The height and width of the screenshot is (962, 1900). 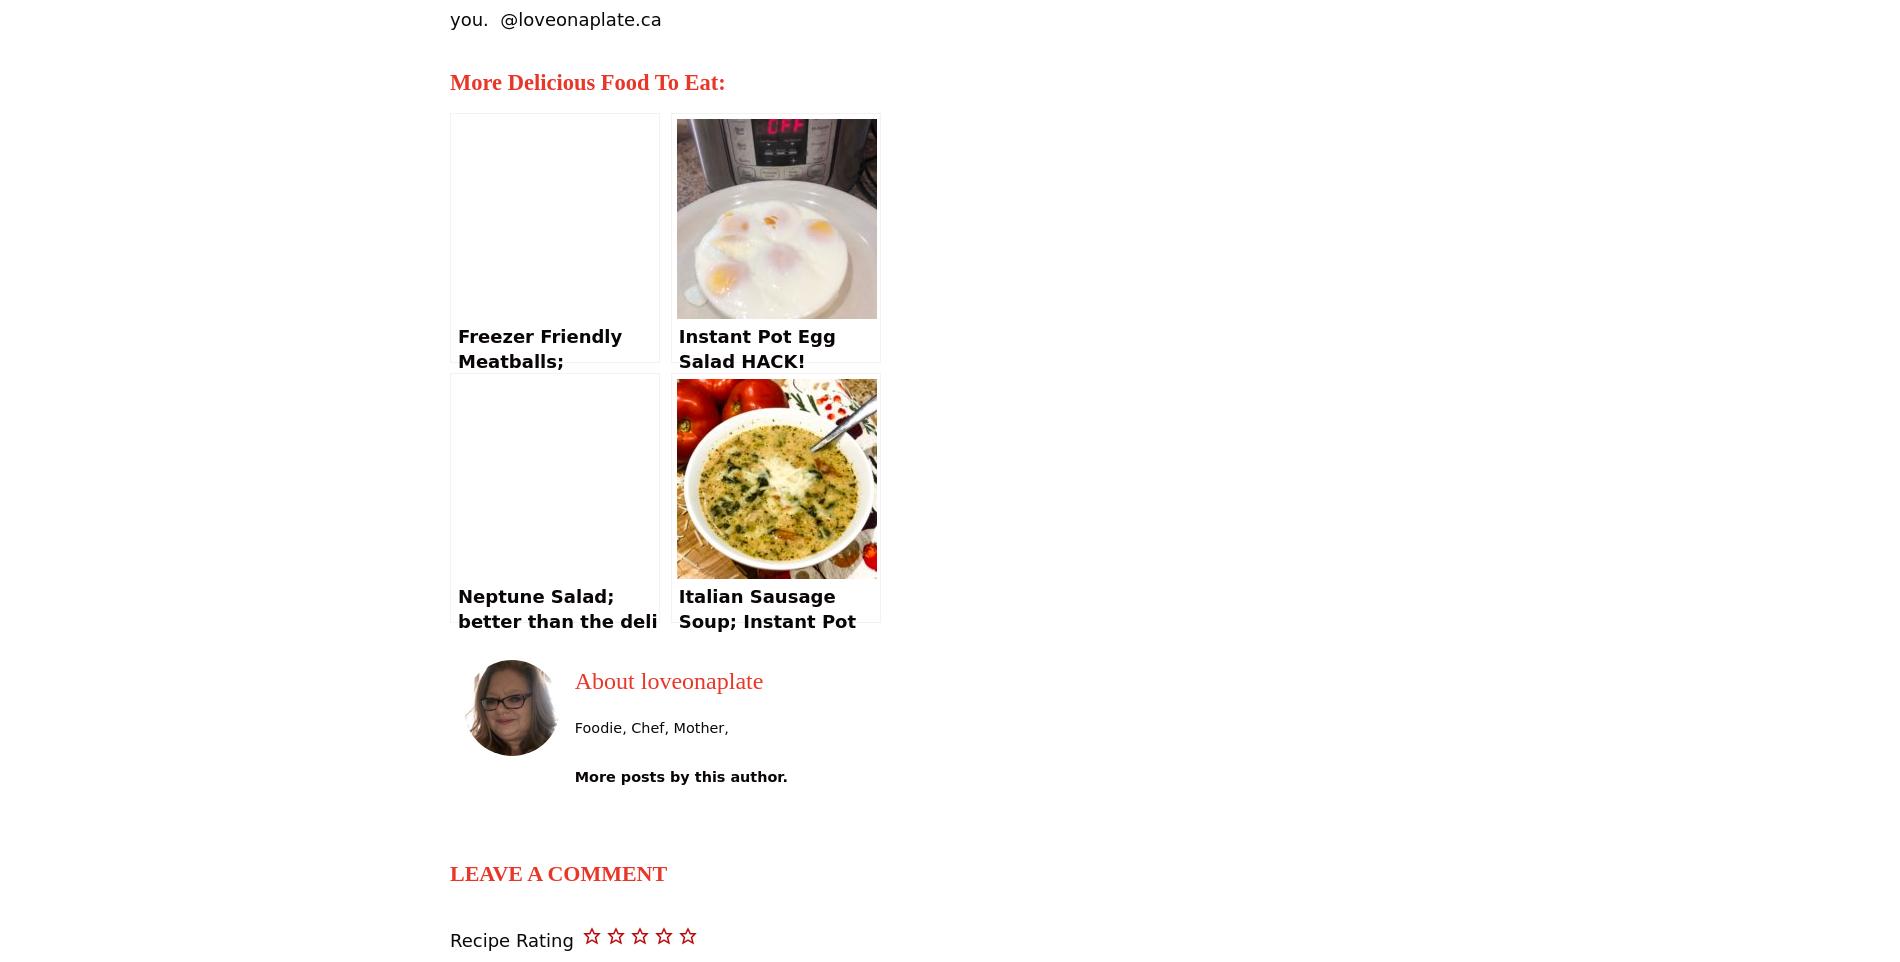 What do you see at coordinates (755, 347) in the screenshot?
I see `'Instant Pot Egg Salad HACK!'` at bounding box center [755, 347].